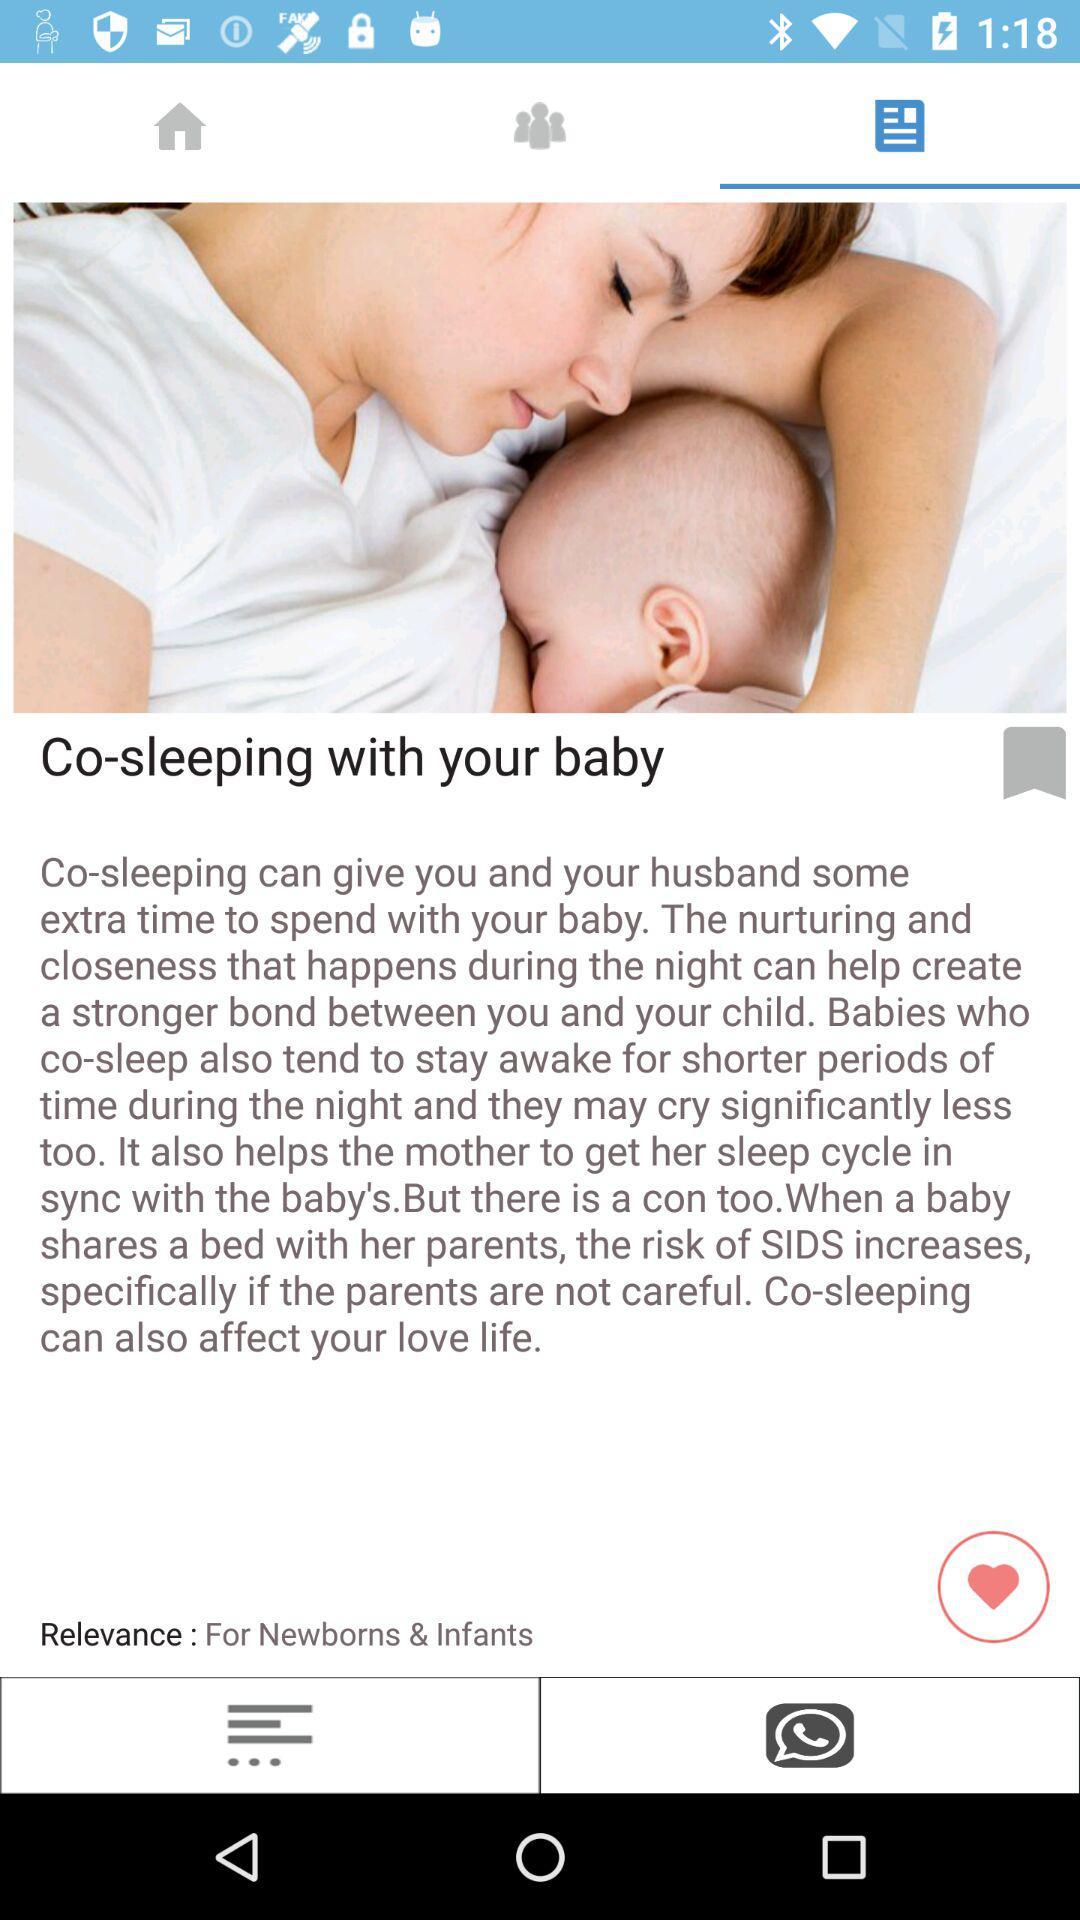 The width and height of the screenshot is (1080, 1920). Describe the element at coordinates (1001, 1584) in the screenshot. I see `the favorite icon` at that location.